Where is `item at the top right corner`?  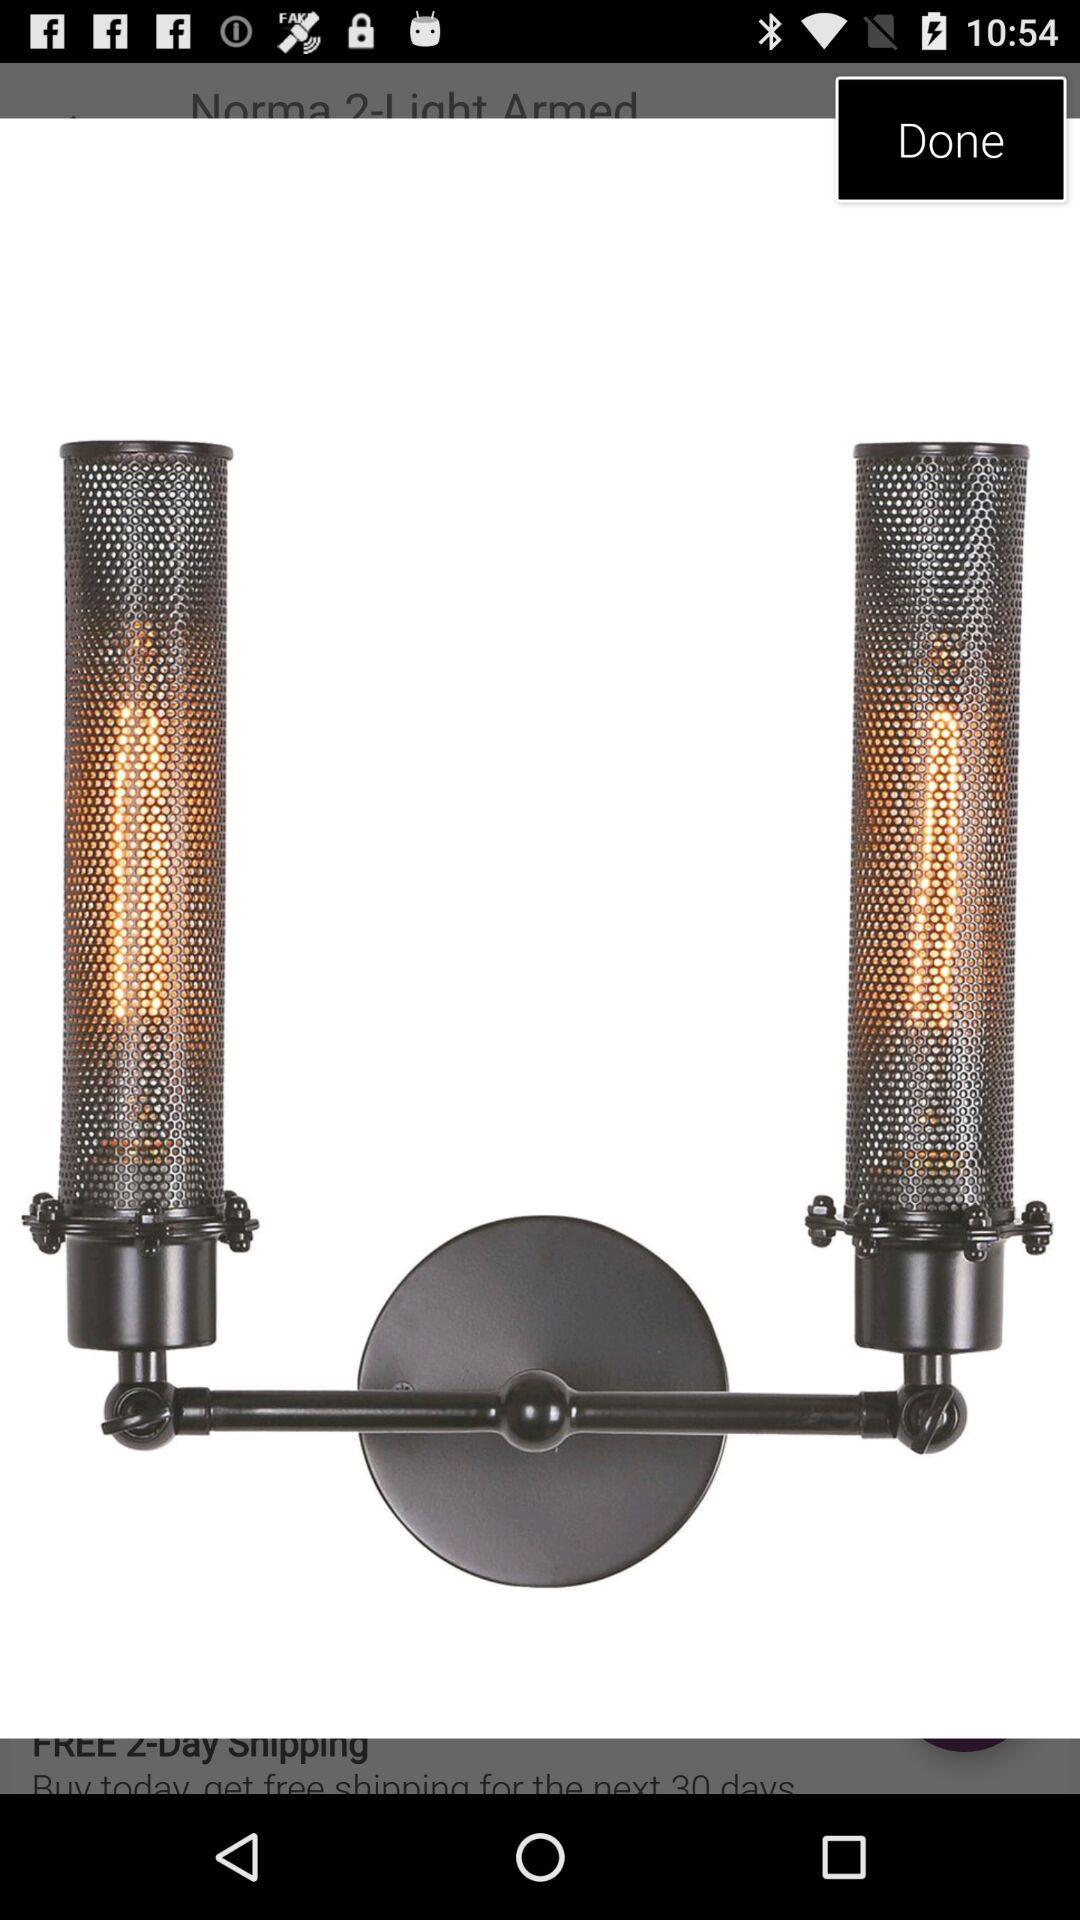
item at the top right corner is located at coordinates (950, 138).